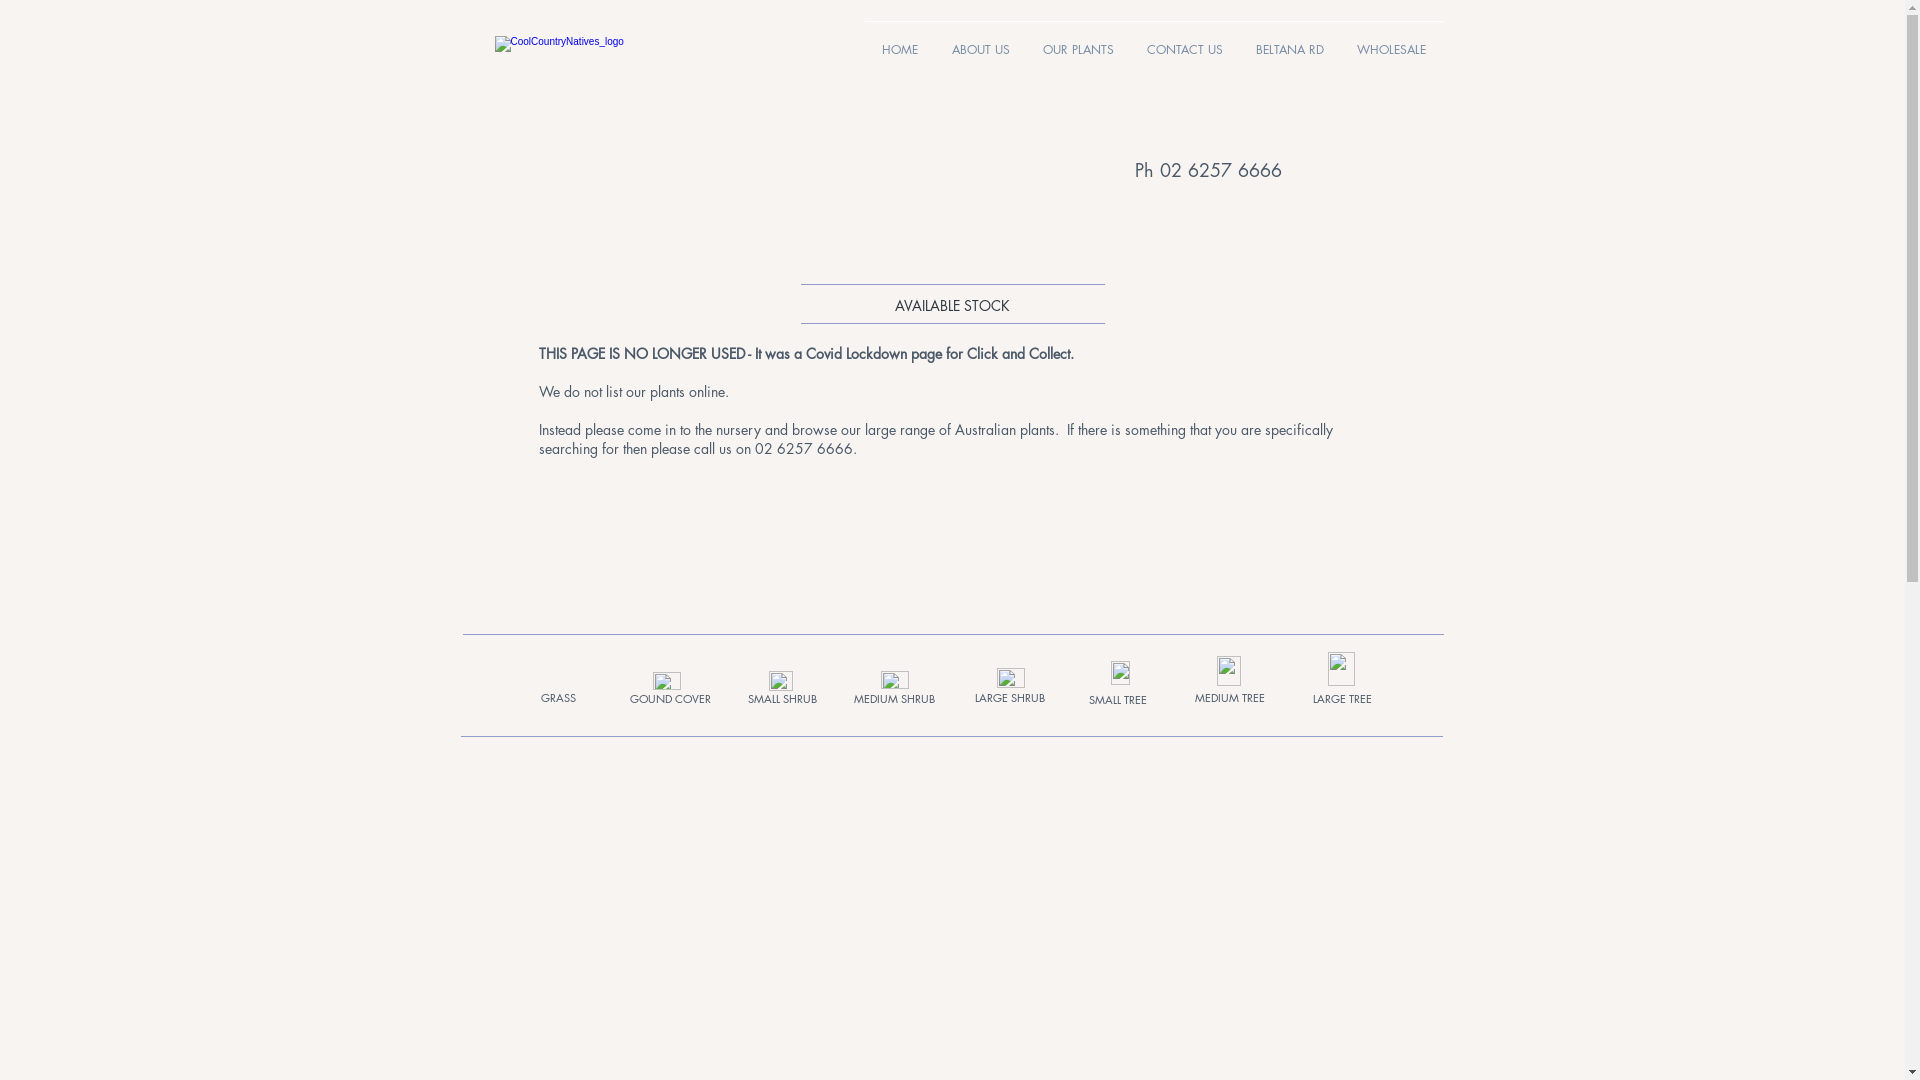  What do you see at coordinates (1077, 41) in the screenshot?
I see `'OUR PLANTS'` at bounding box center [1077, 41].